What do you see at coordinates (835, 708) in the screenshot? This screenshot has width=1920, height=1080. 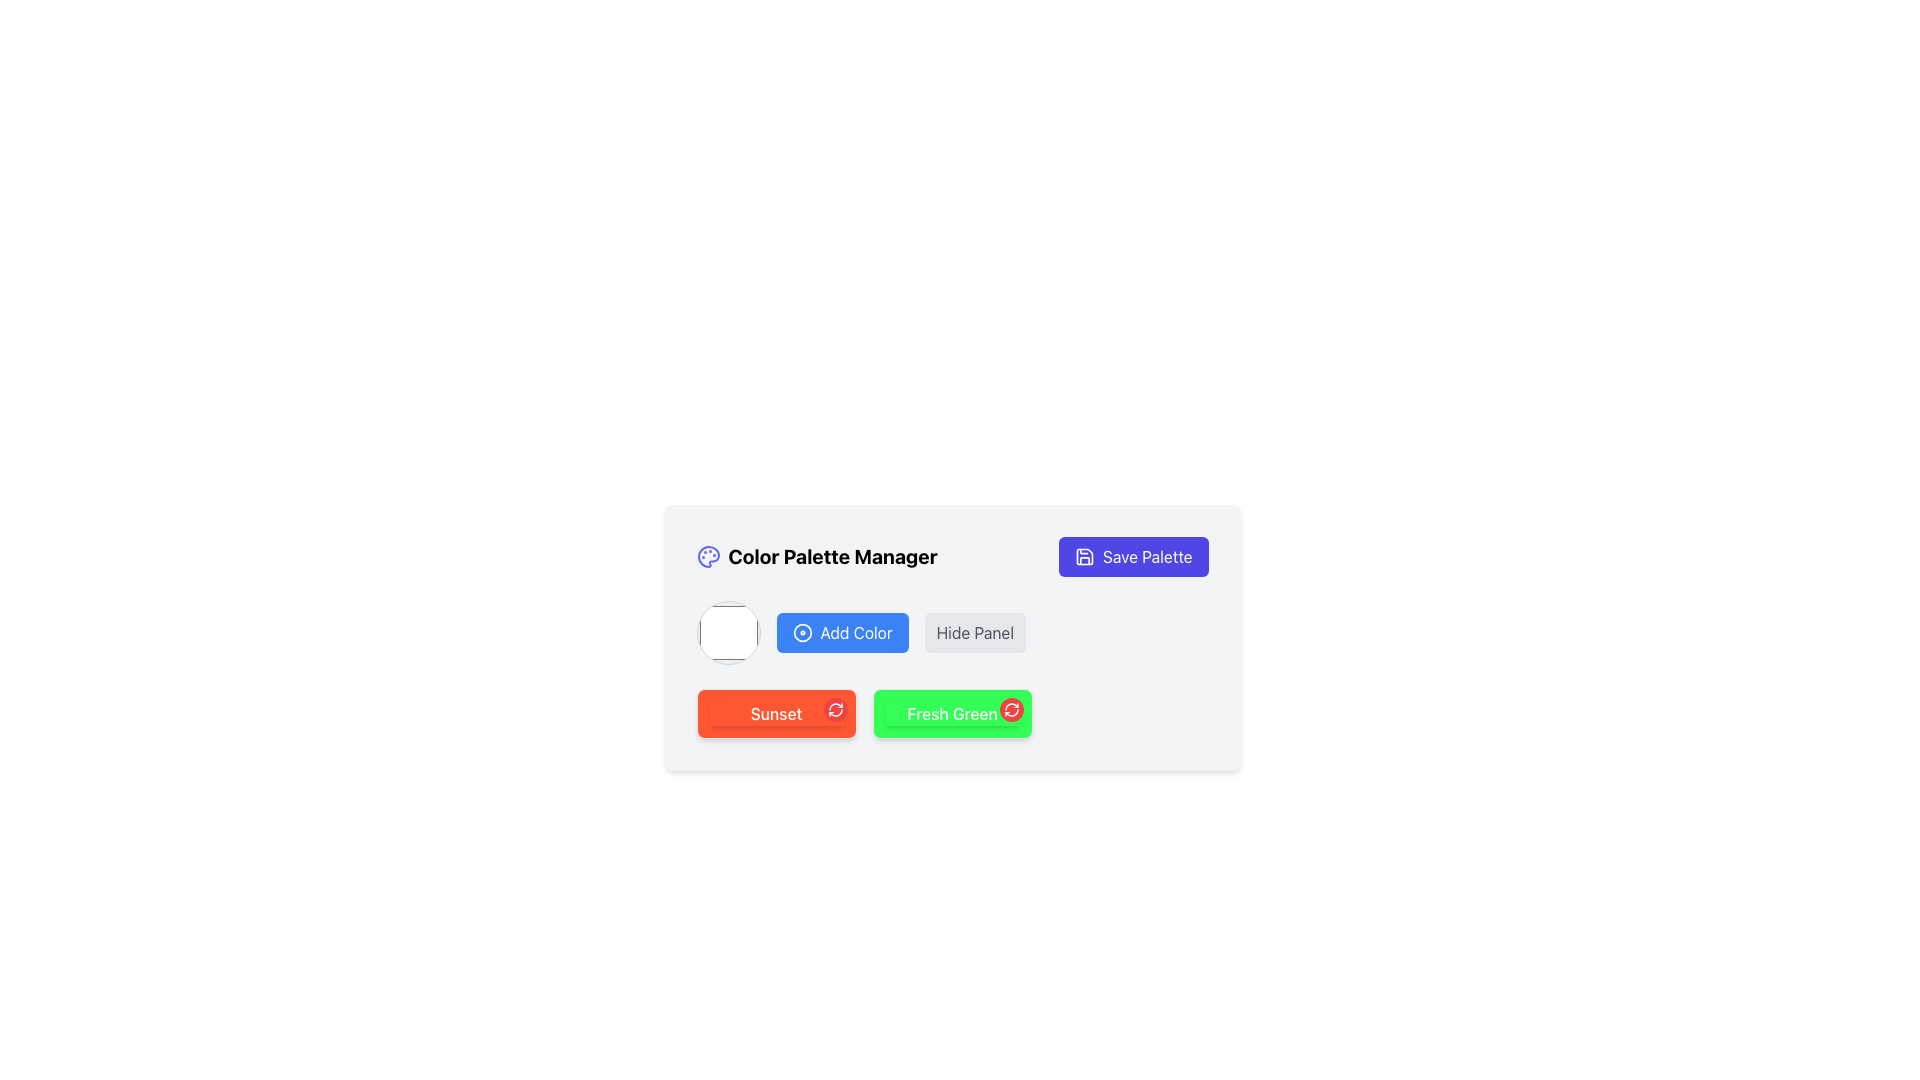 I see `the icon button located in the top-right corner of the 'Fresh Green' button` at bounding box center [835, 708].